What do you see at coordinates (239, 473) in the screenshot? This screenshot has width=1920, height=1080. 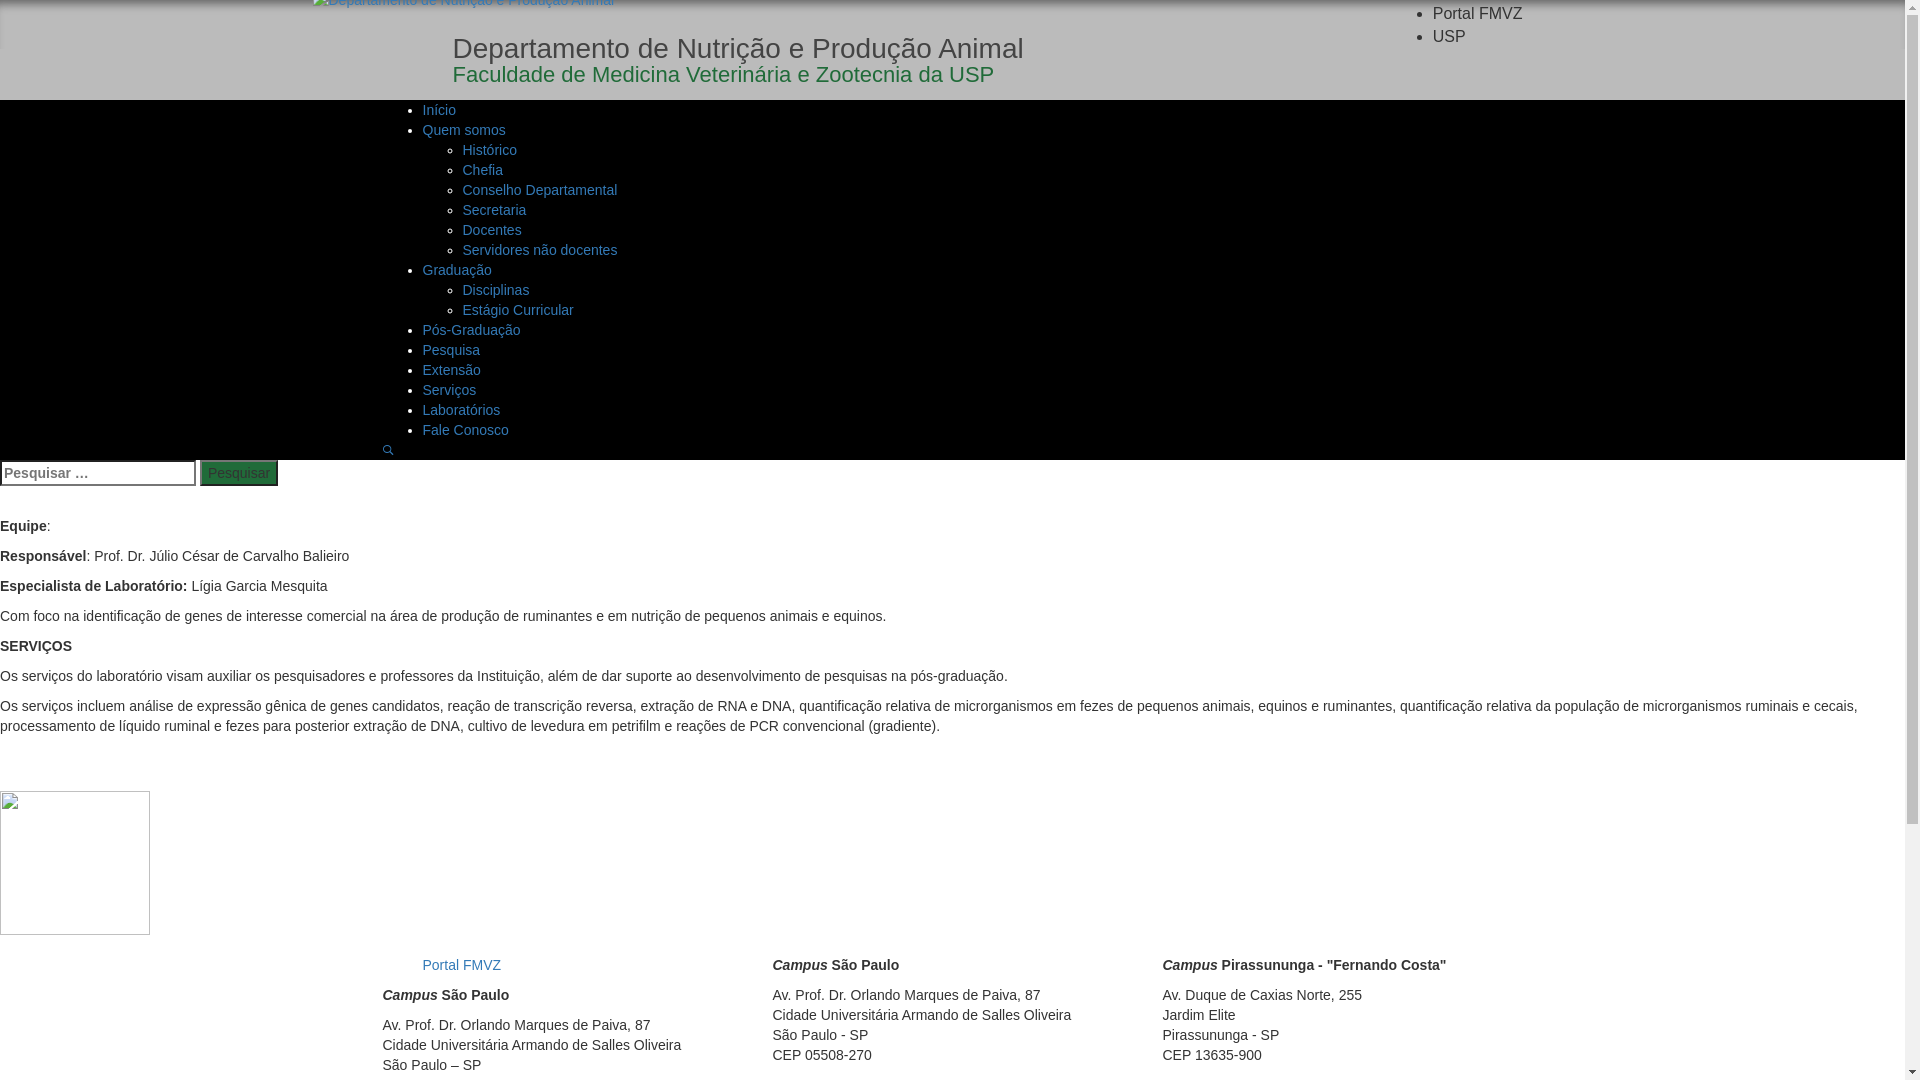 I see `'Pesquisar'` at bounding box center [239, 473].